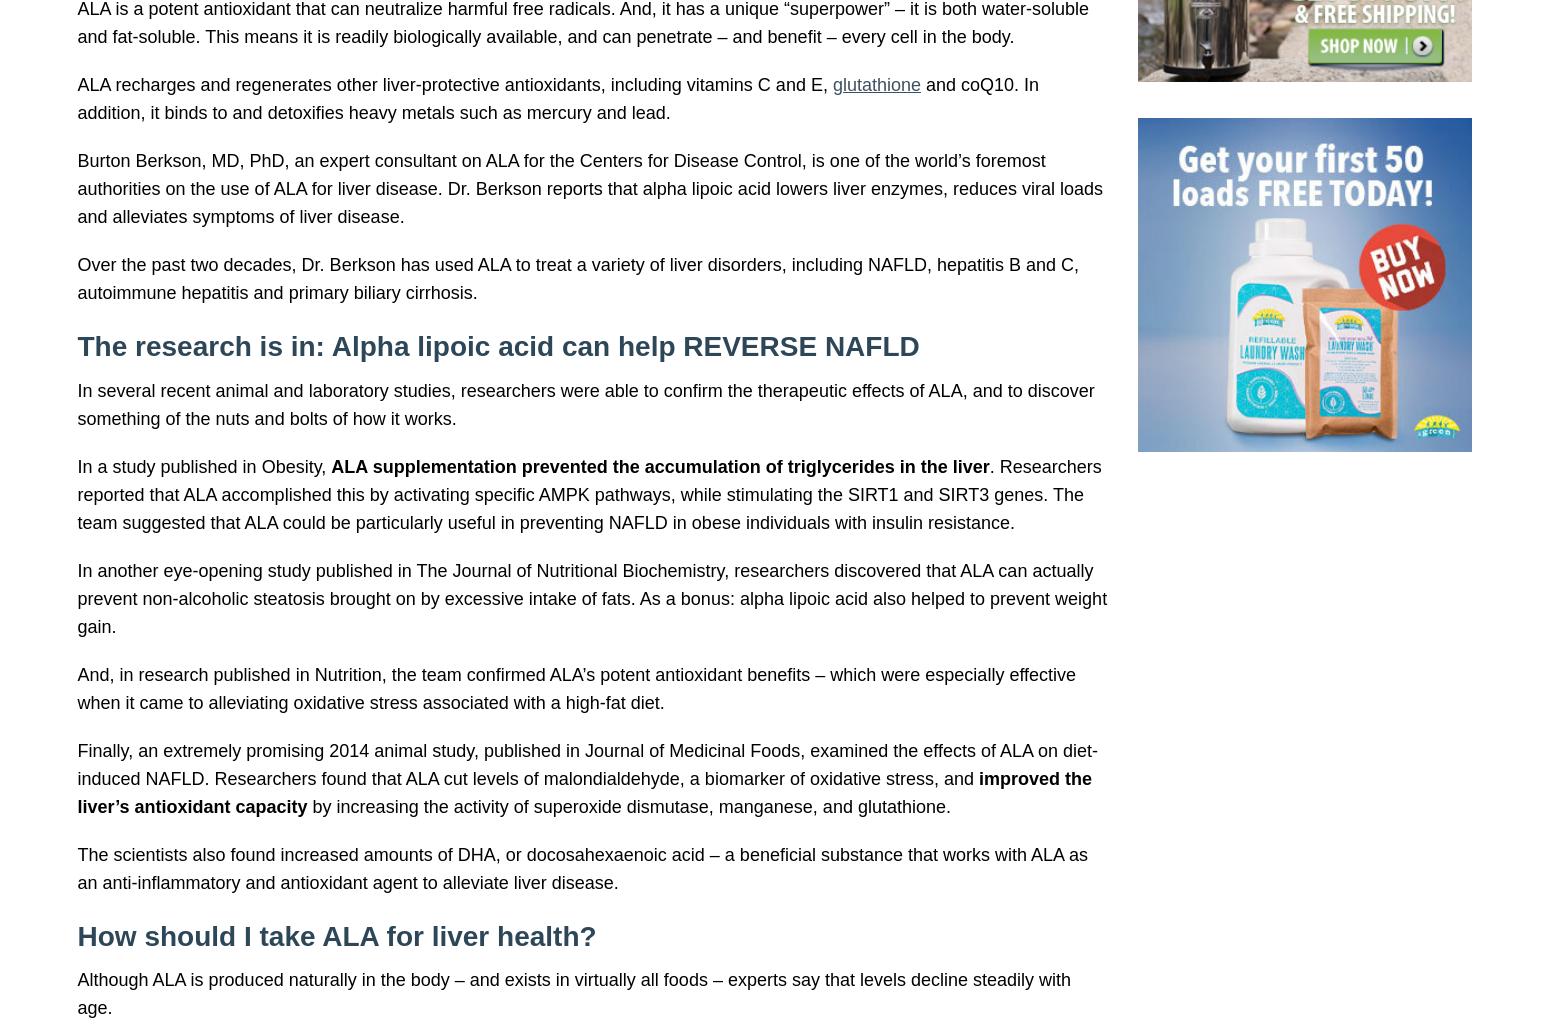 This screenshot has height=1026, width=1550. Describe the element at coordinates (607, 375) in the screenshot. I see `'be taken ‘as listed,’ or does it need to be taken with a B complex, as Dr Berkson has stated elsewhere but not listed here.'` at that location.